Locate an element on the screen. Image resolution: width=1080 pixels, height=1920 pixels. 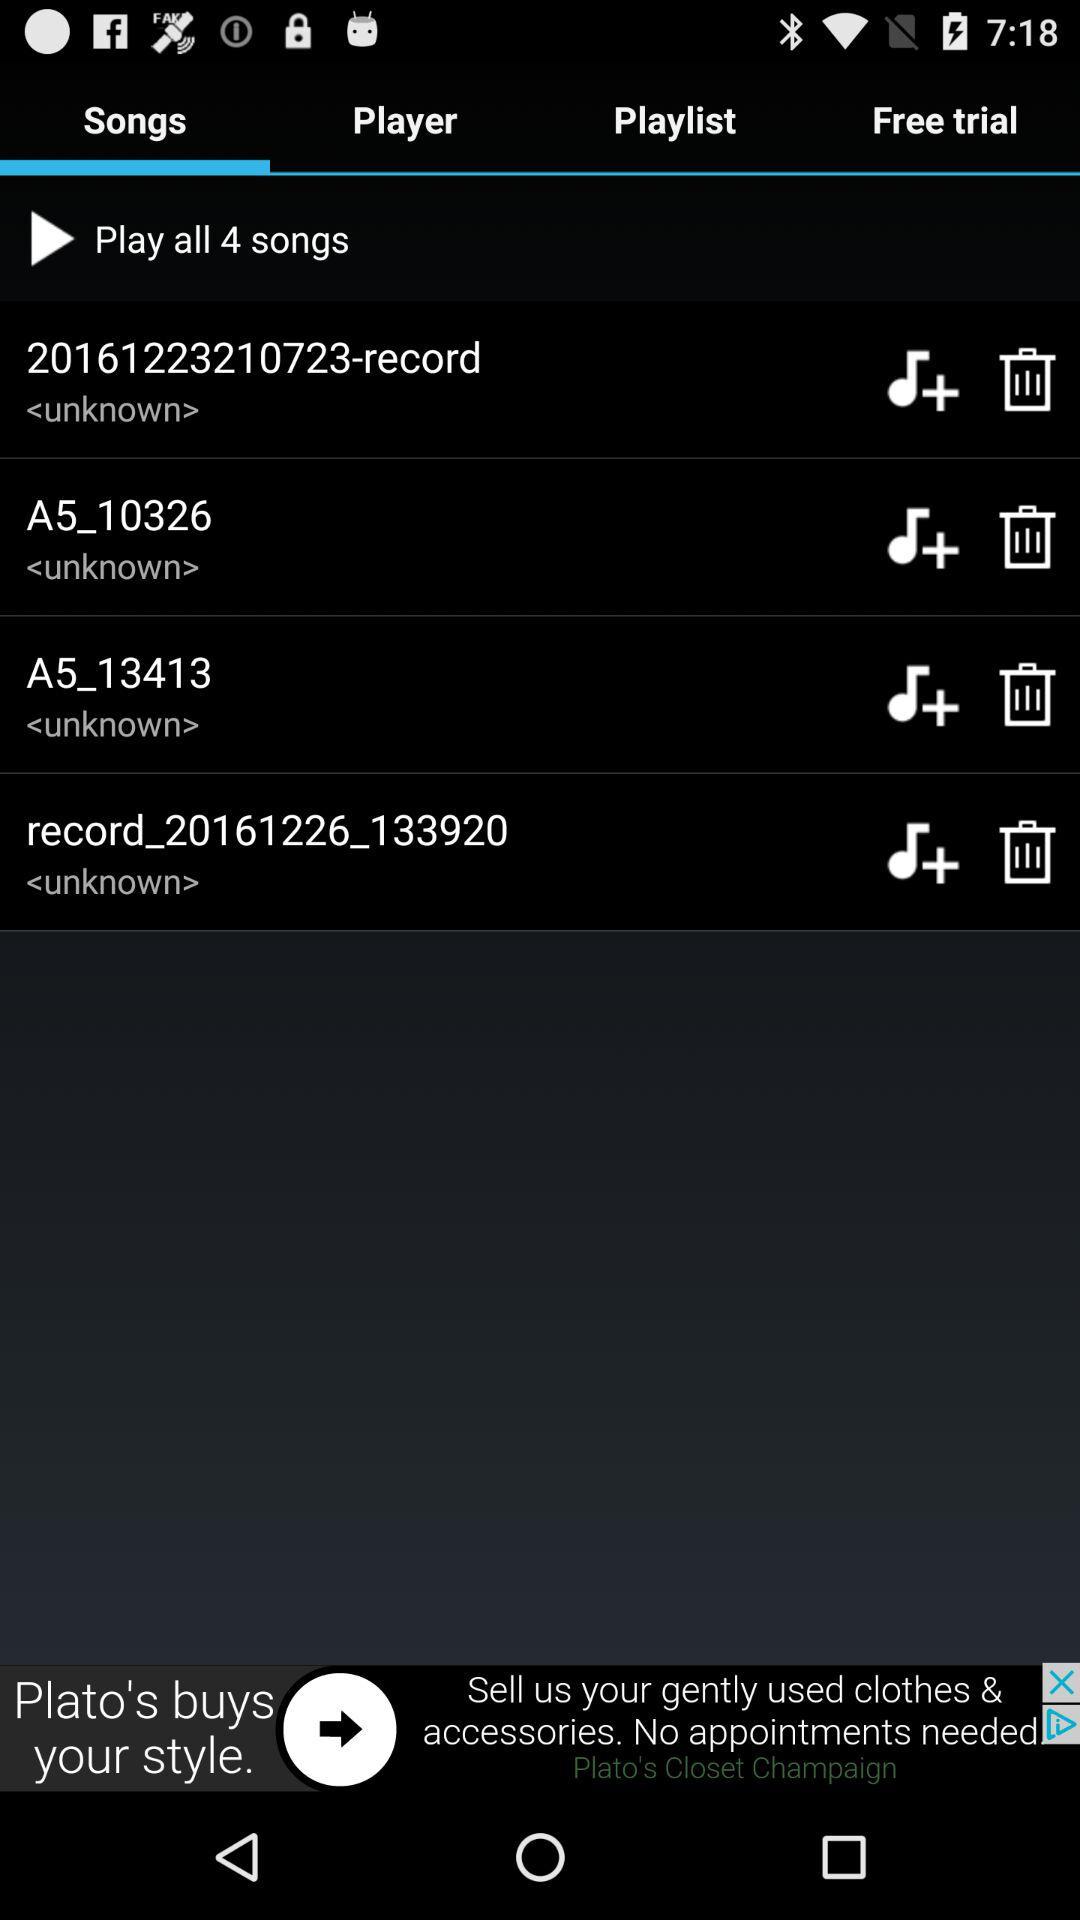
to playlist is located at coordinates (922, 851).